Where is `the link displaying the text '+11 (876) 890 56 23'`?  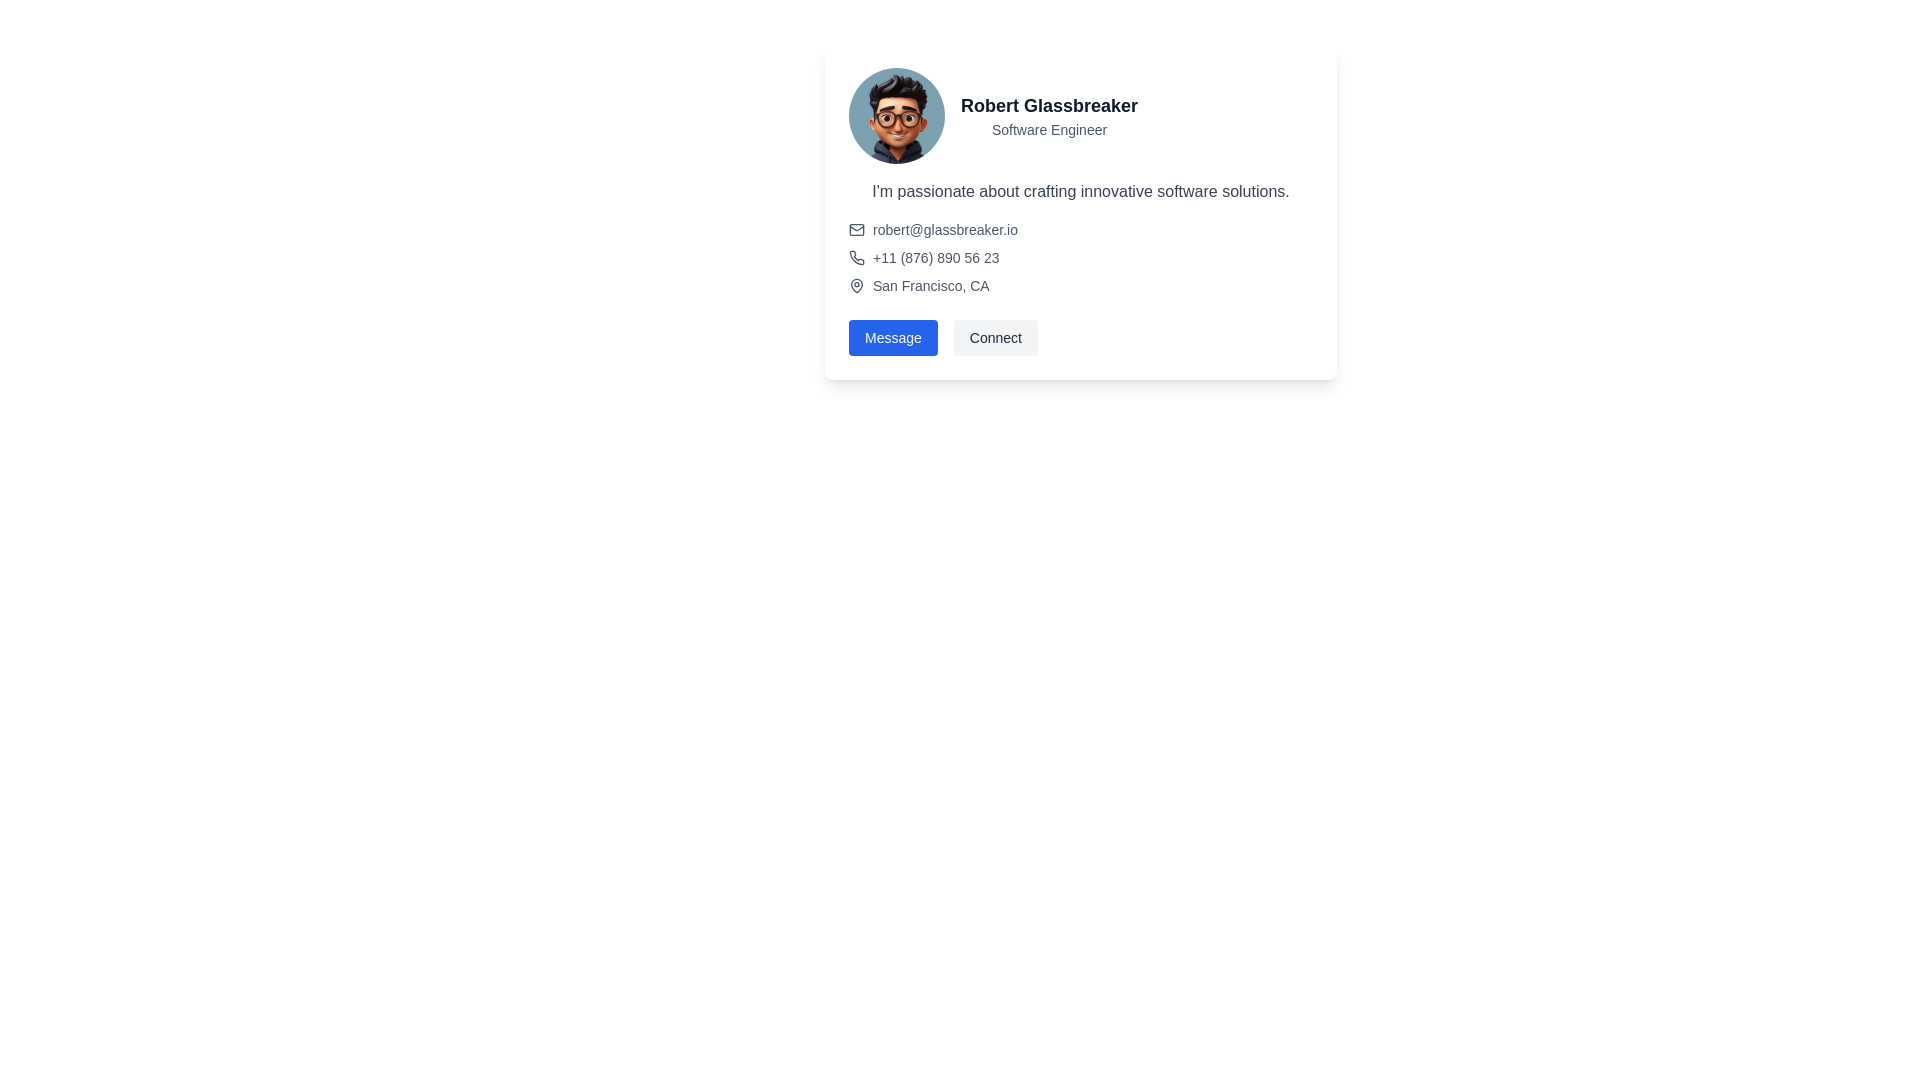
the link displaying the text '+11 (876) 890 56 23' is located at coordinates (935, 257).